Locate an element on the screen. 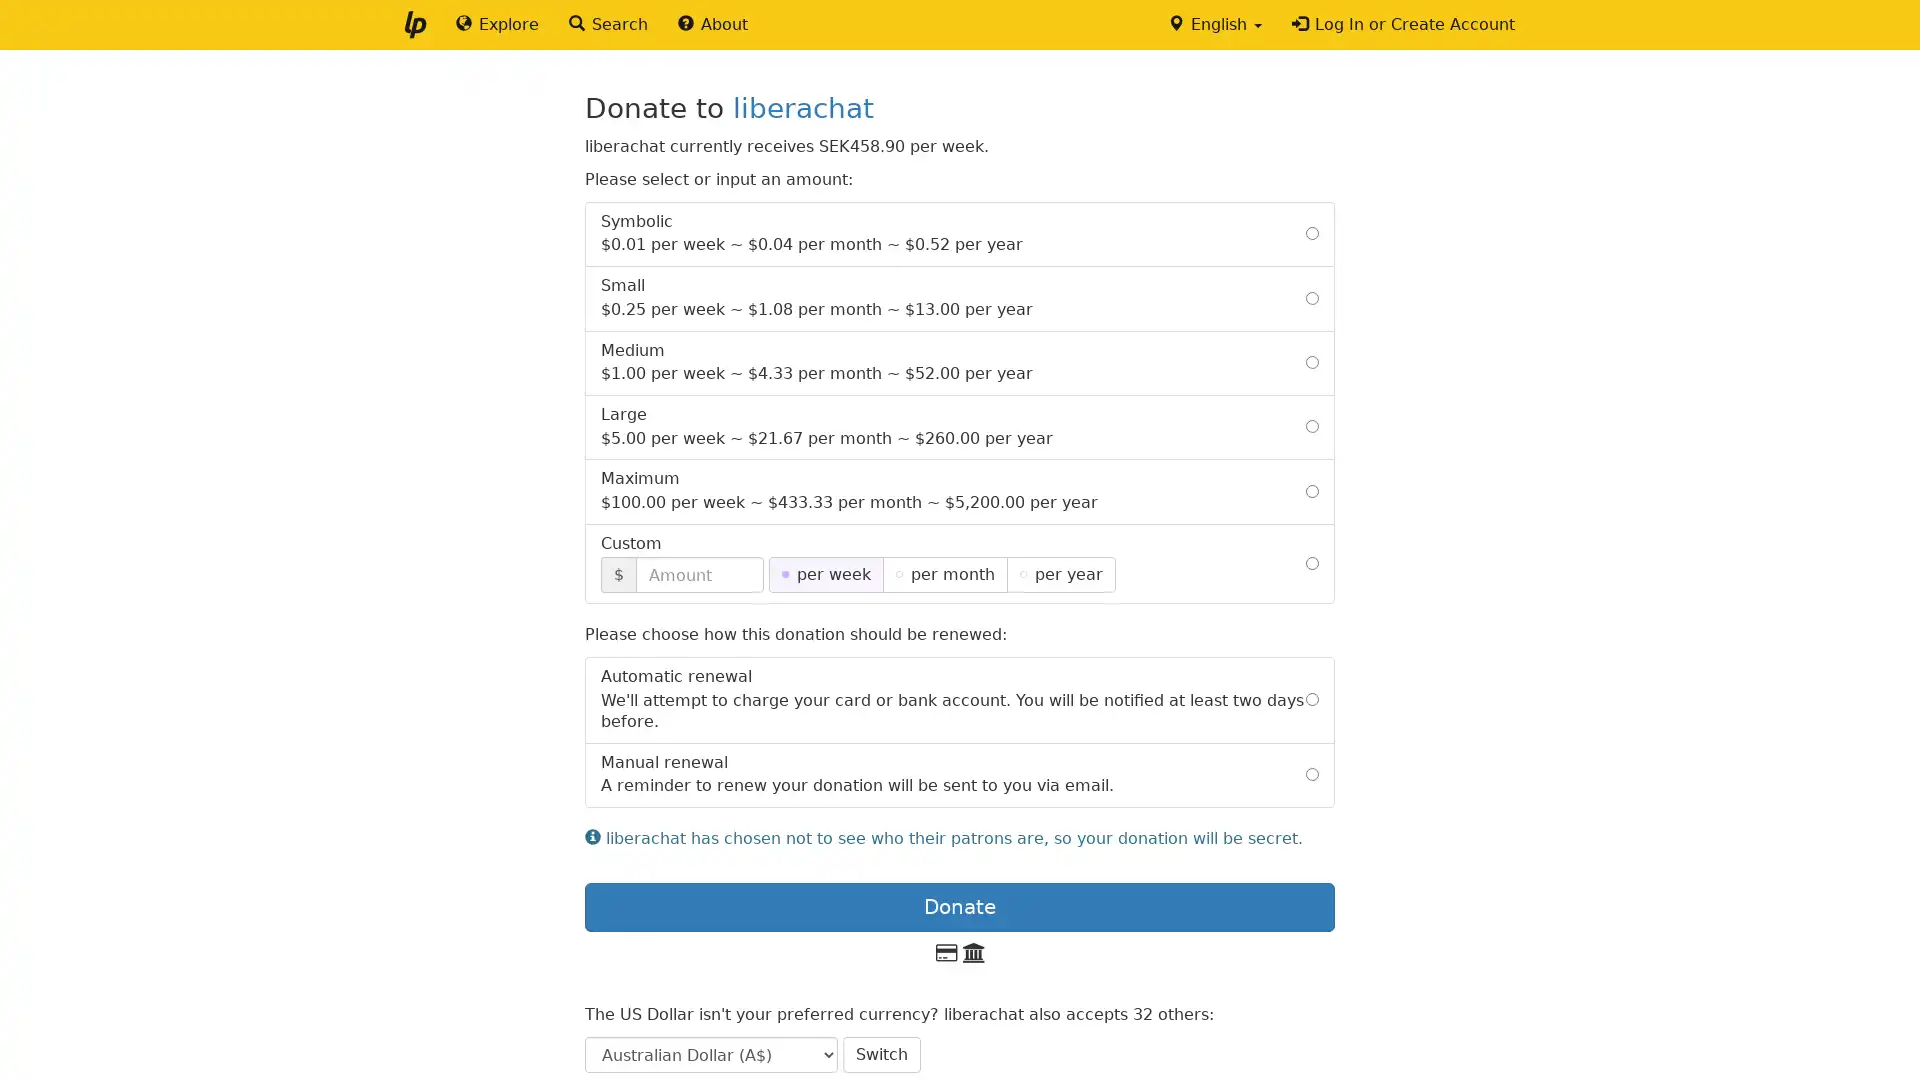 This screenshot has width=1920, height=1080. Switch is located at coordinates (881, 1054).